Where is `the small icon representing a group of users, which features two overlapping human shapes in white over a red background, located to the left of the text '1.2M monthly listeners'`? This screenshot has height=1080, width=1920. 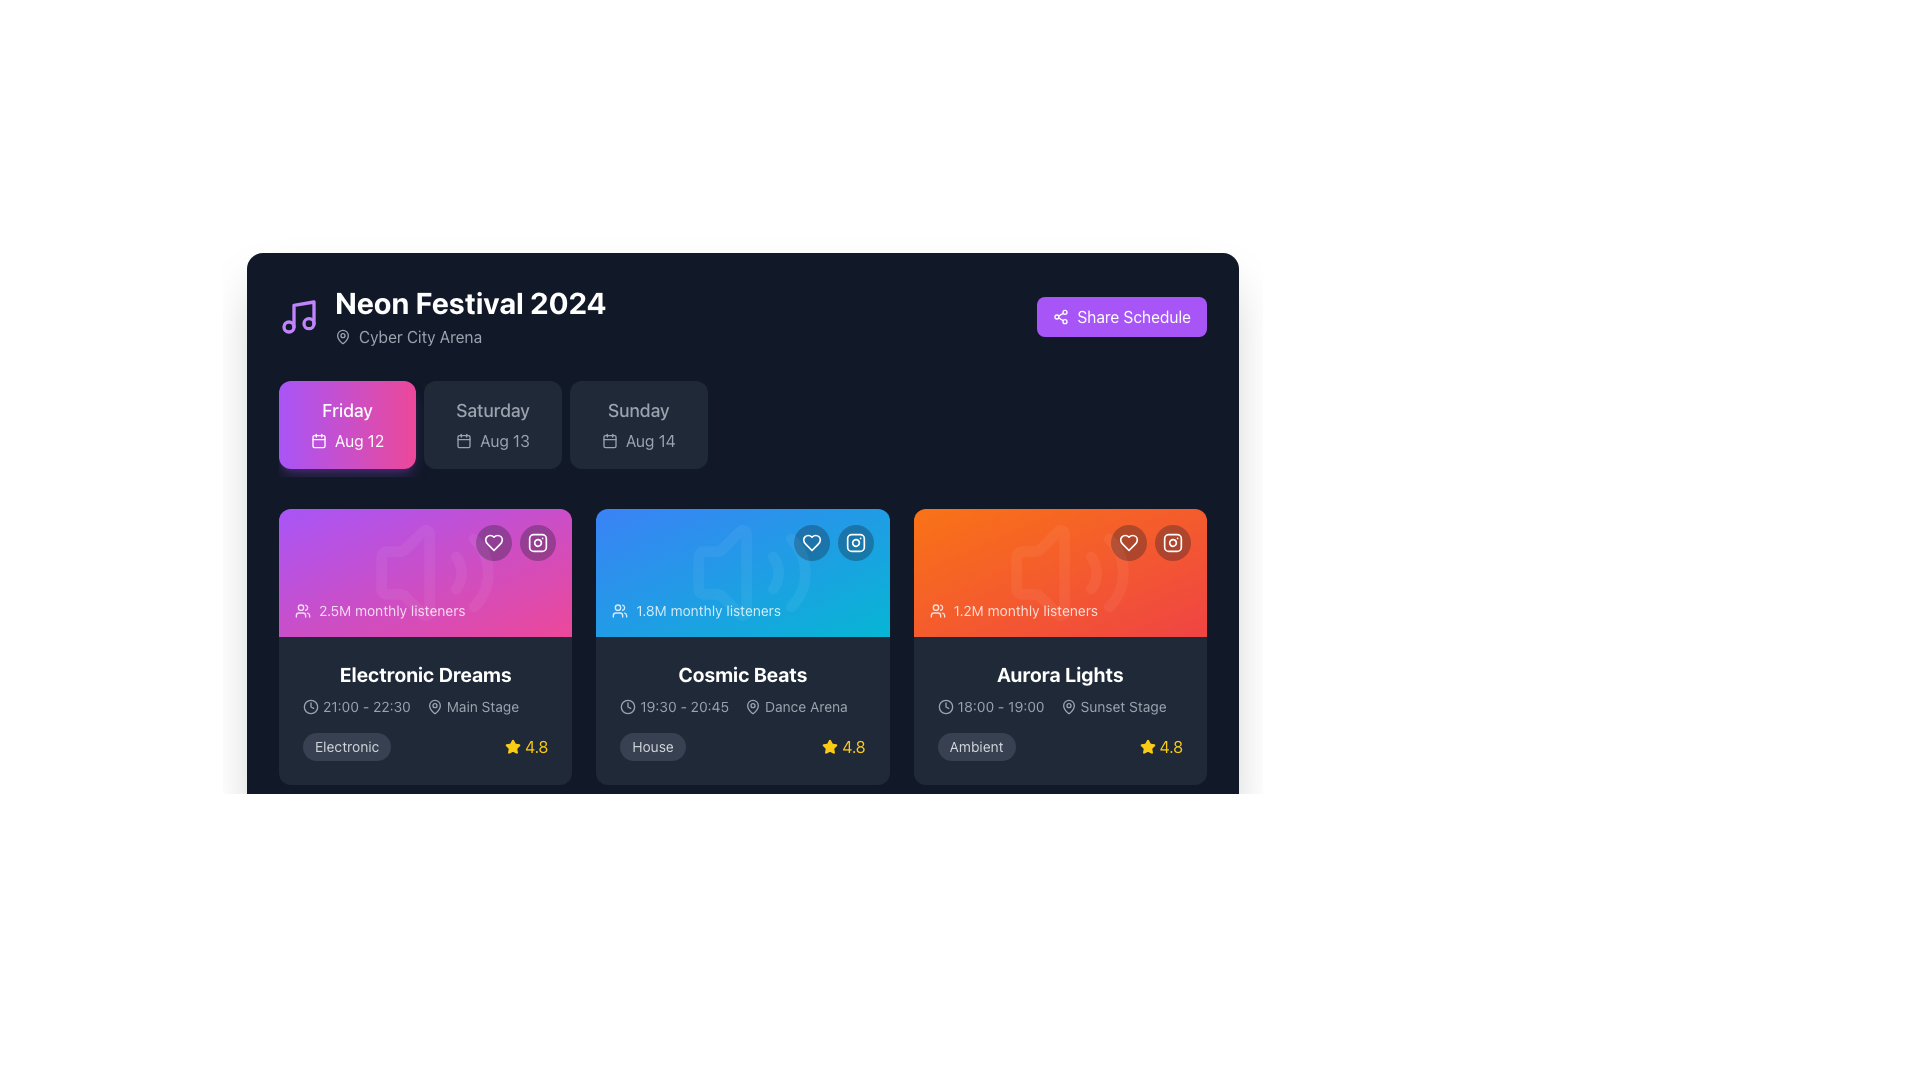
the small icon representing a group of users, which features two overlapping human shapes in white over a red background, located to the left of the text '1.2M monthly listeners' is located at coordinates (936, 609).